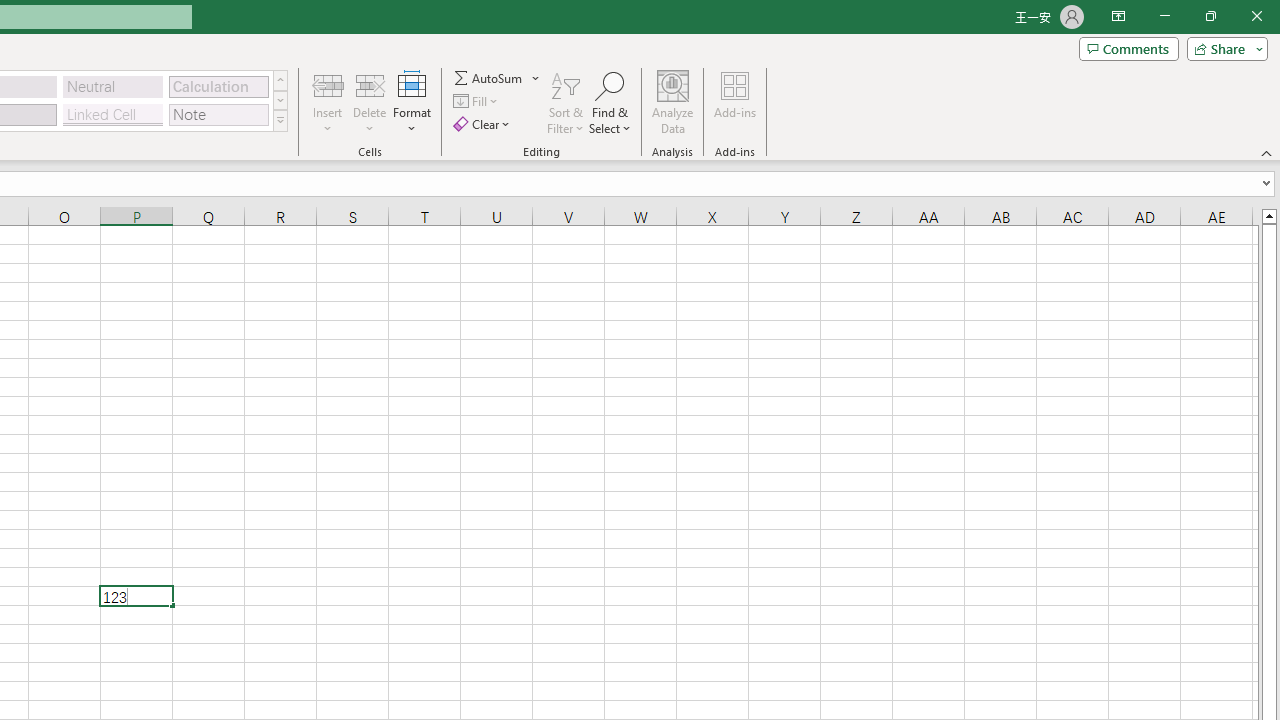 The image size is (1280, 720). Describe the element at coordinates (477, 101) in the screenshot. I see `'Fill'` at that location.